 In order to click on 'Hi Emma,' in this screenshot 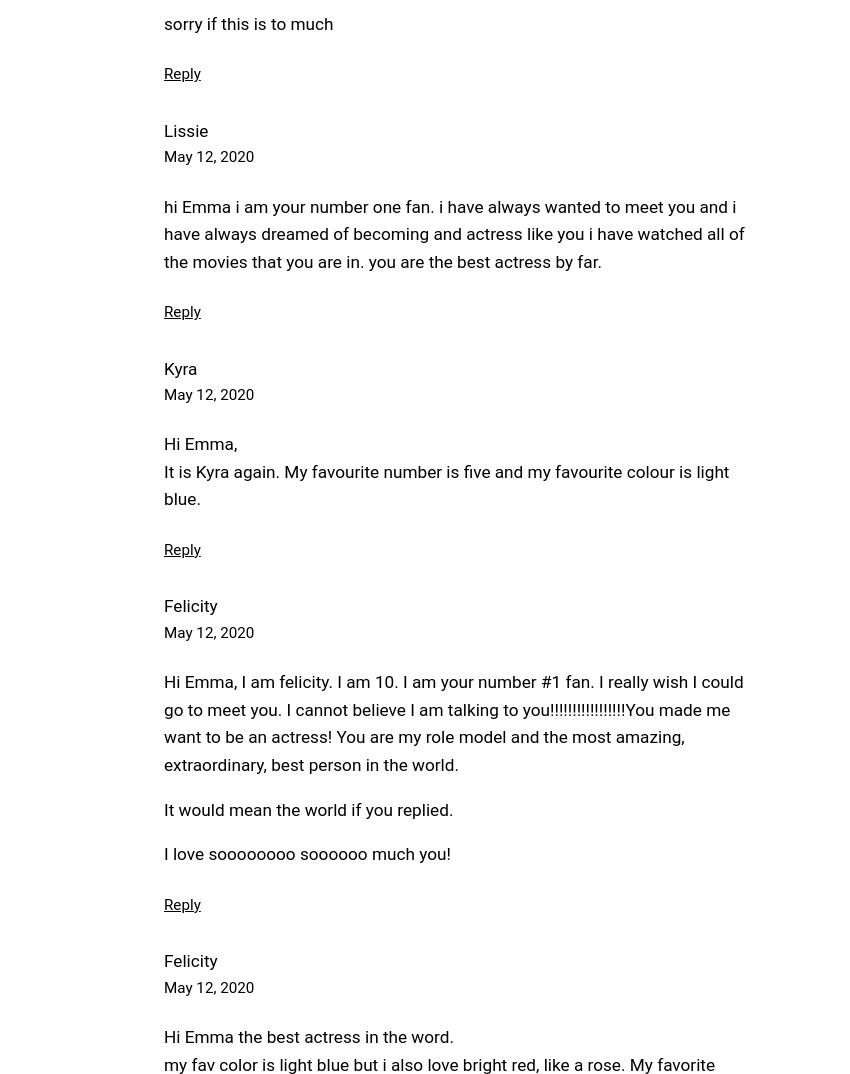, I will do `click(199, 442)`.